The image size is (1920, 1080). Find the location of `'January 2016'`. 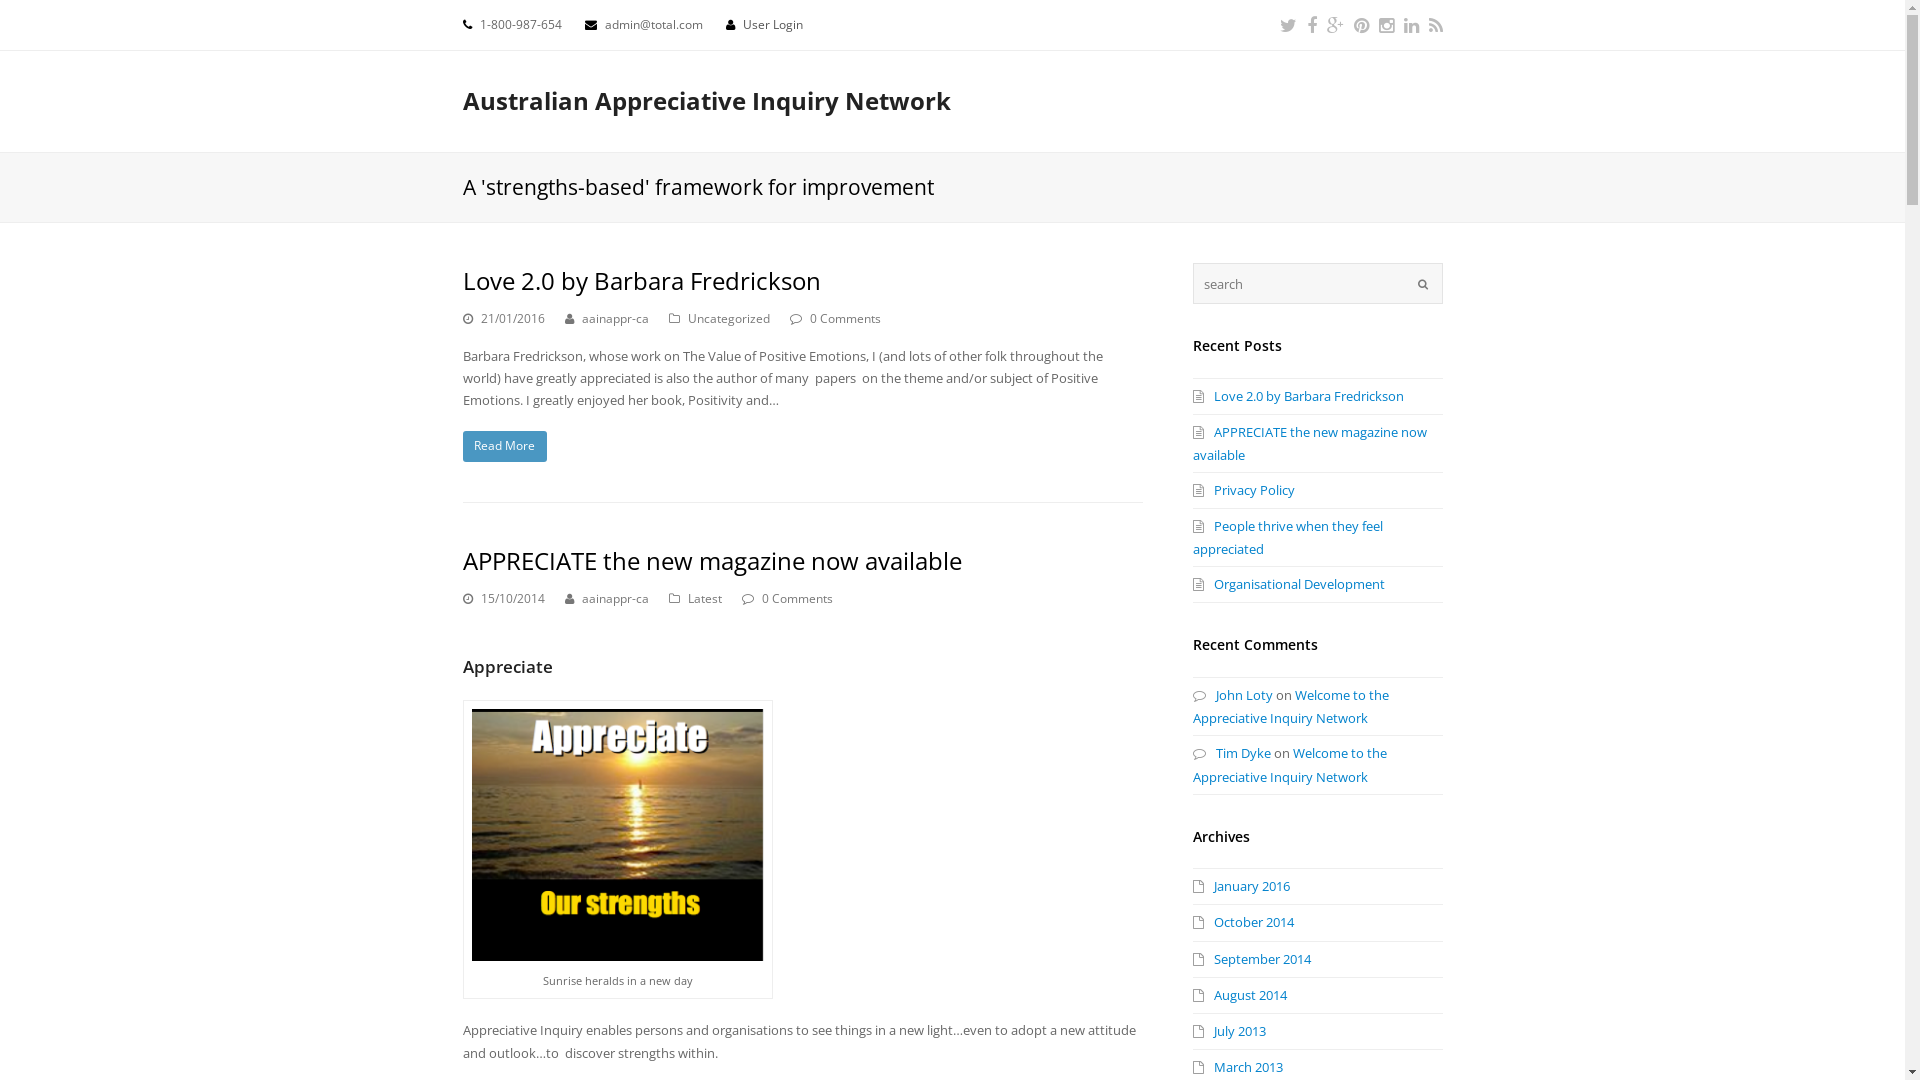

'January 2016' is located at coordinates (1191, 885).